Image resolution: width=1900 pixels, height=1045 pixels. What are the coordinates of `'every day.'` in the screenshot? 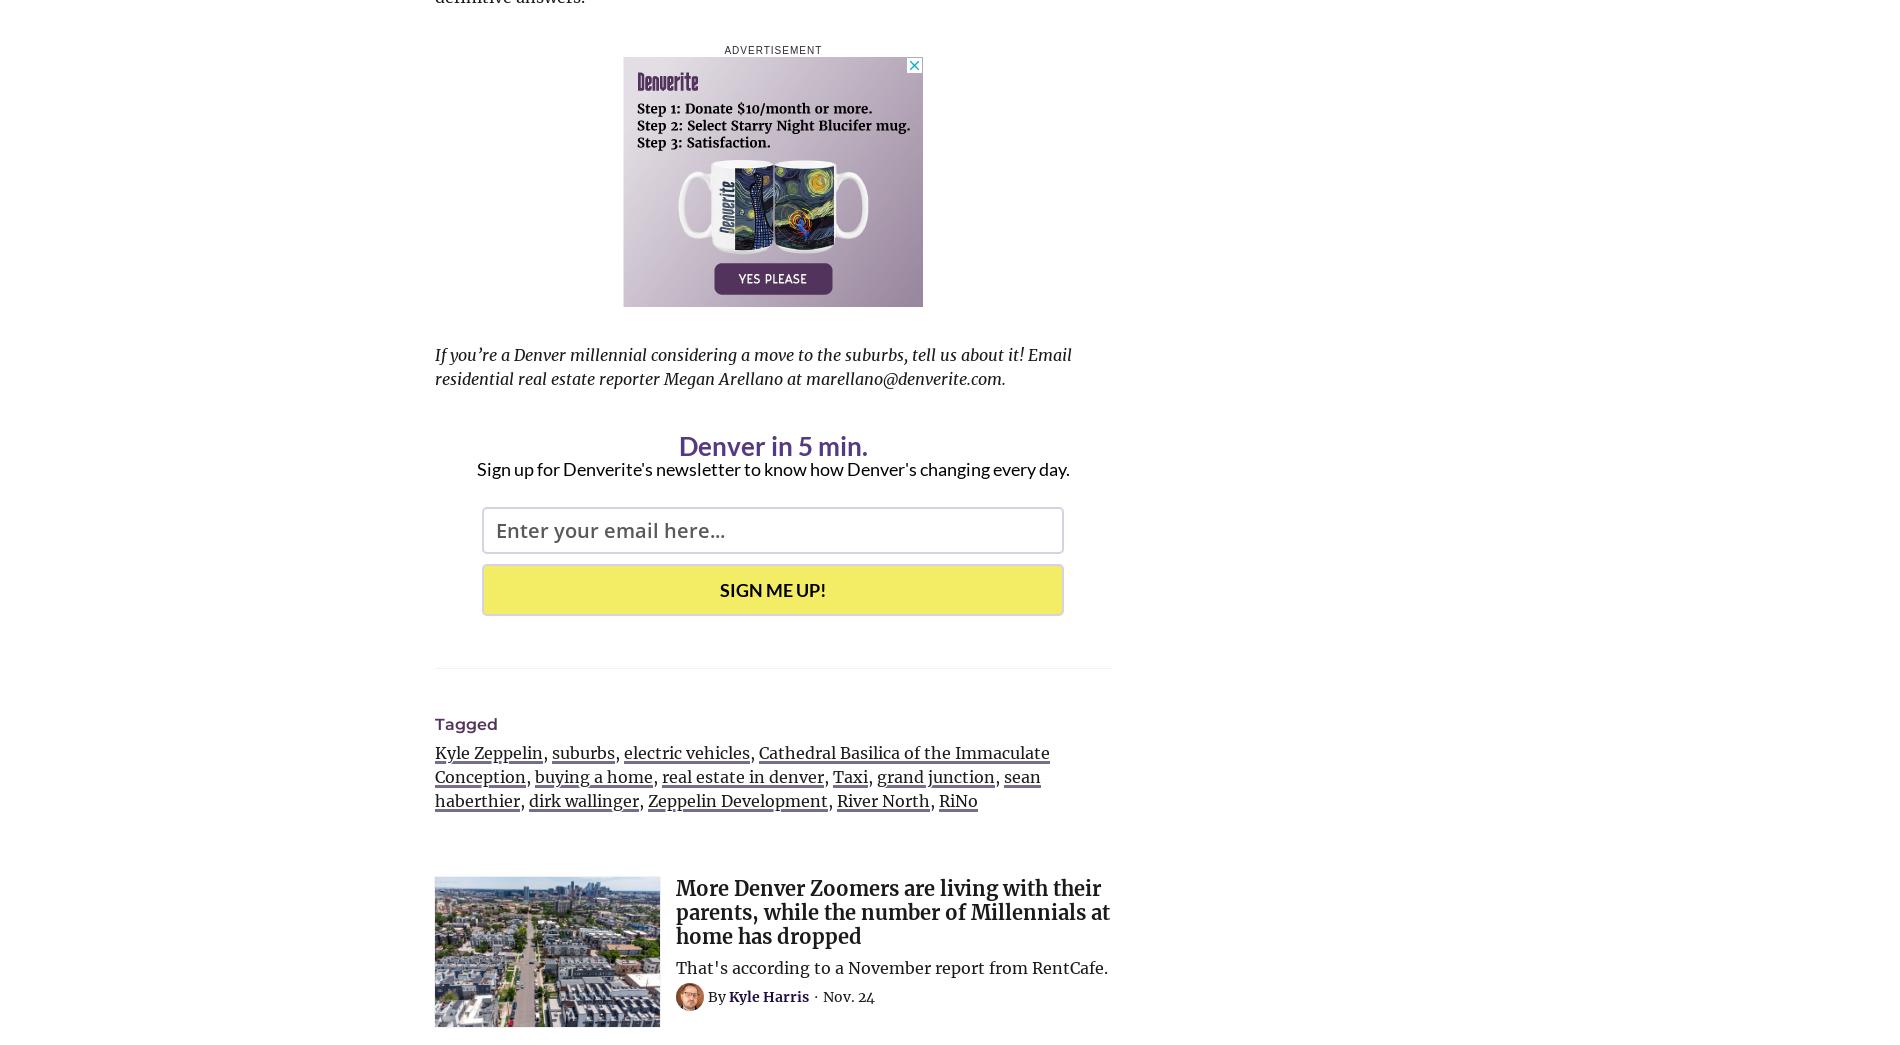 It's located at (1030, 467).